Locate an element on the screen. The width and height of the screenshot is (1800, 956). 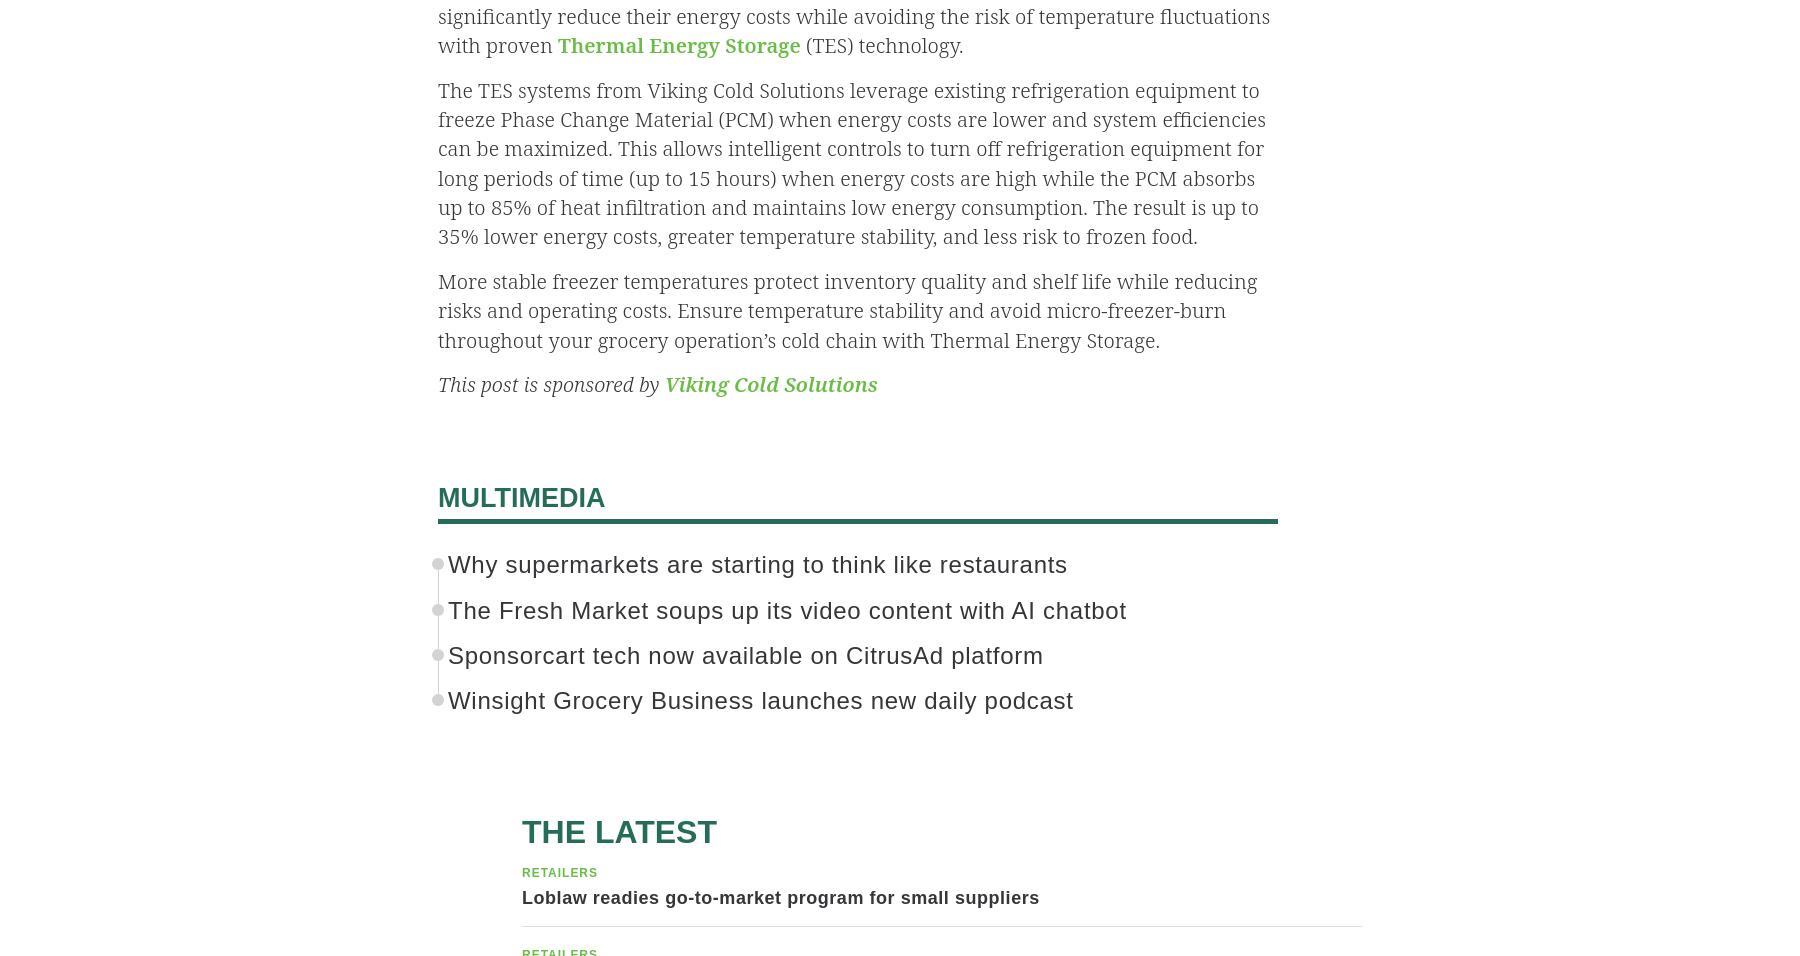
'Thermal Energy Storage' is located at coordinates (677, 44).